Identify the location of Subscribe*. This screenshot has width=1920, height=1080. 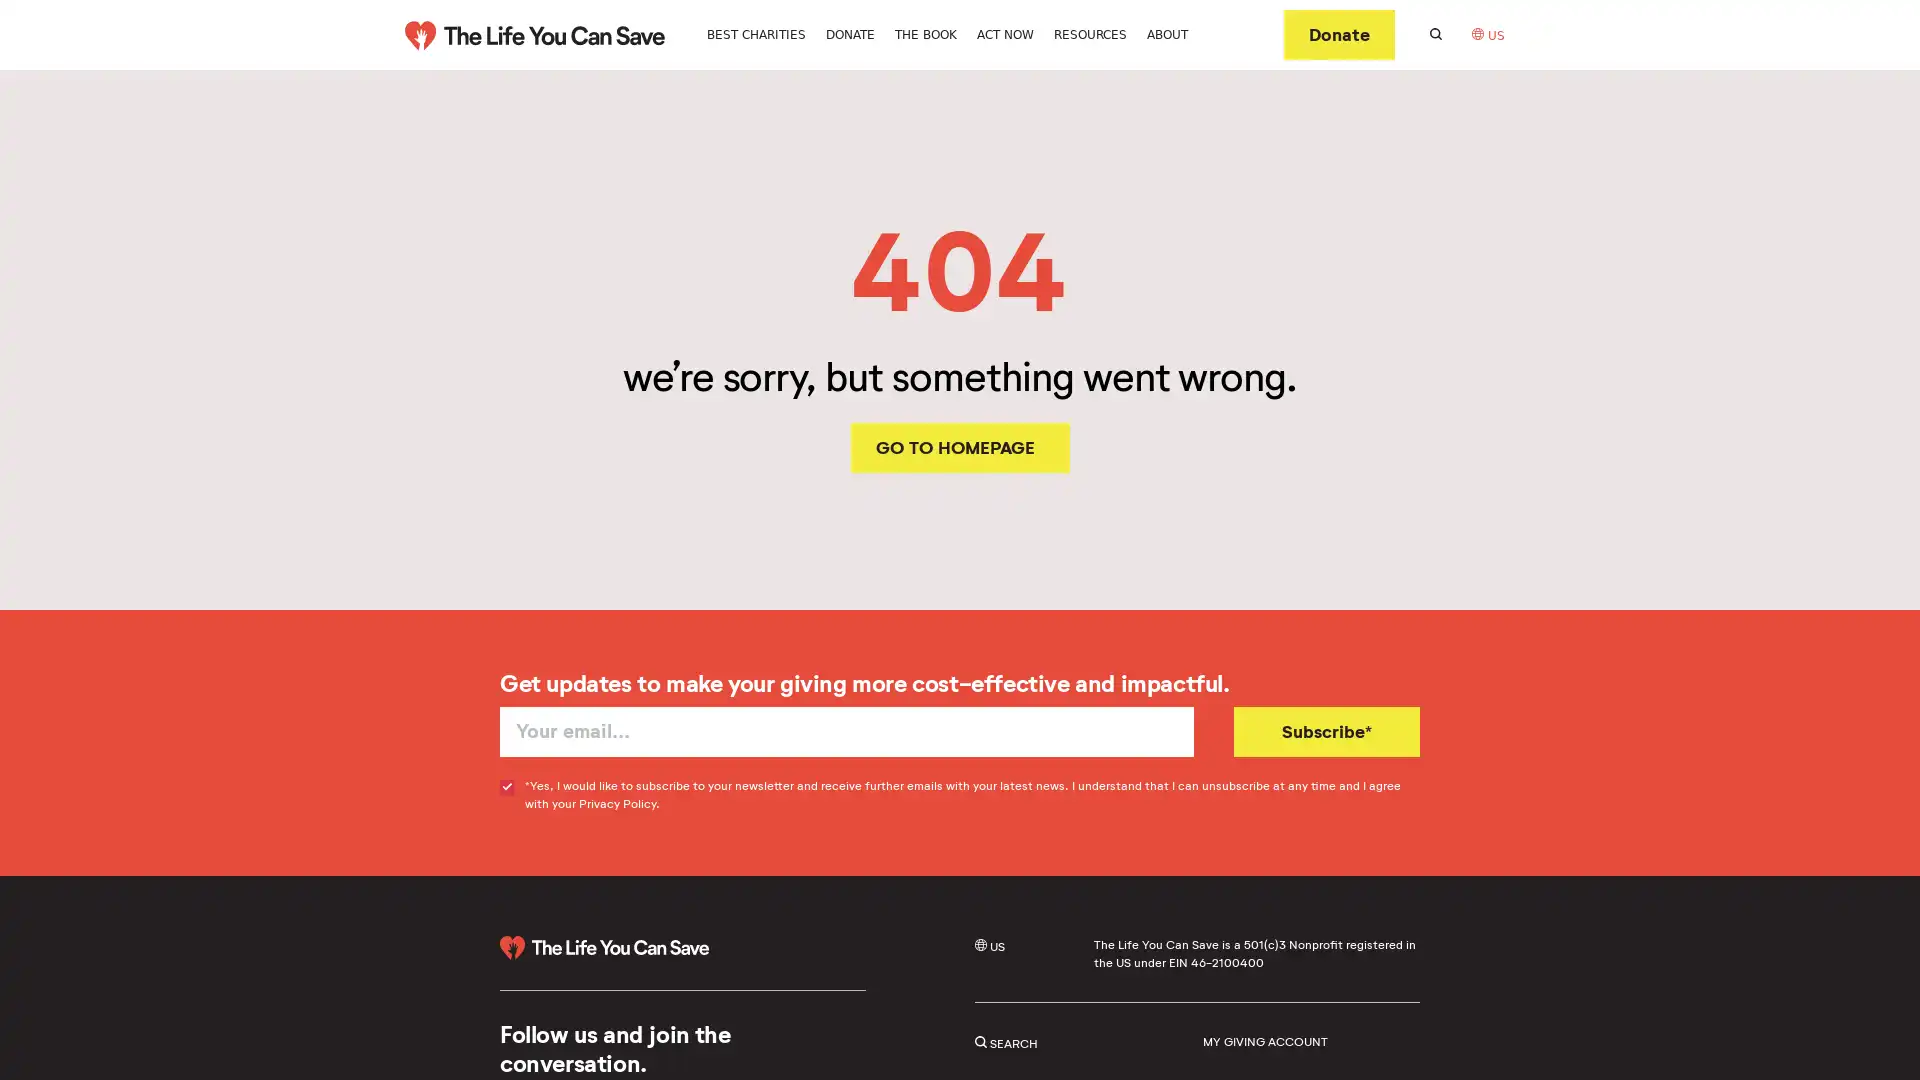
(1325, 731).